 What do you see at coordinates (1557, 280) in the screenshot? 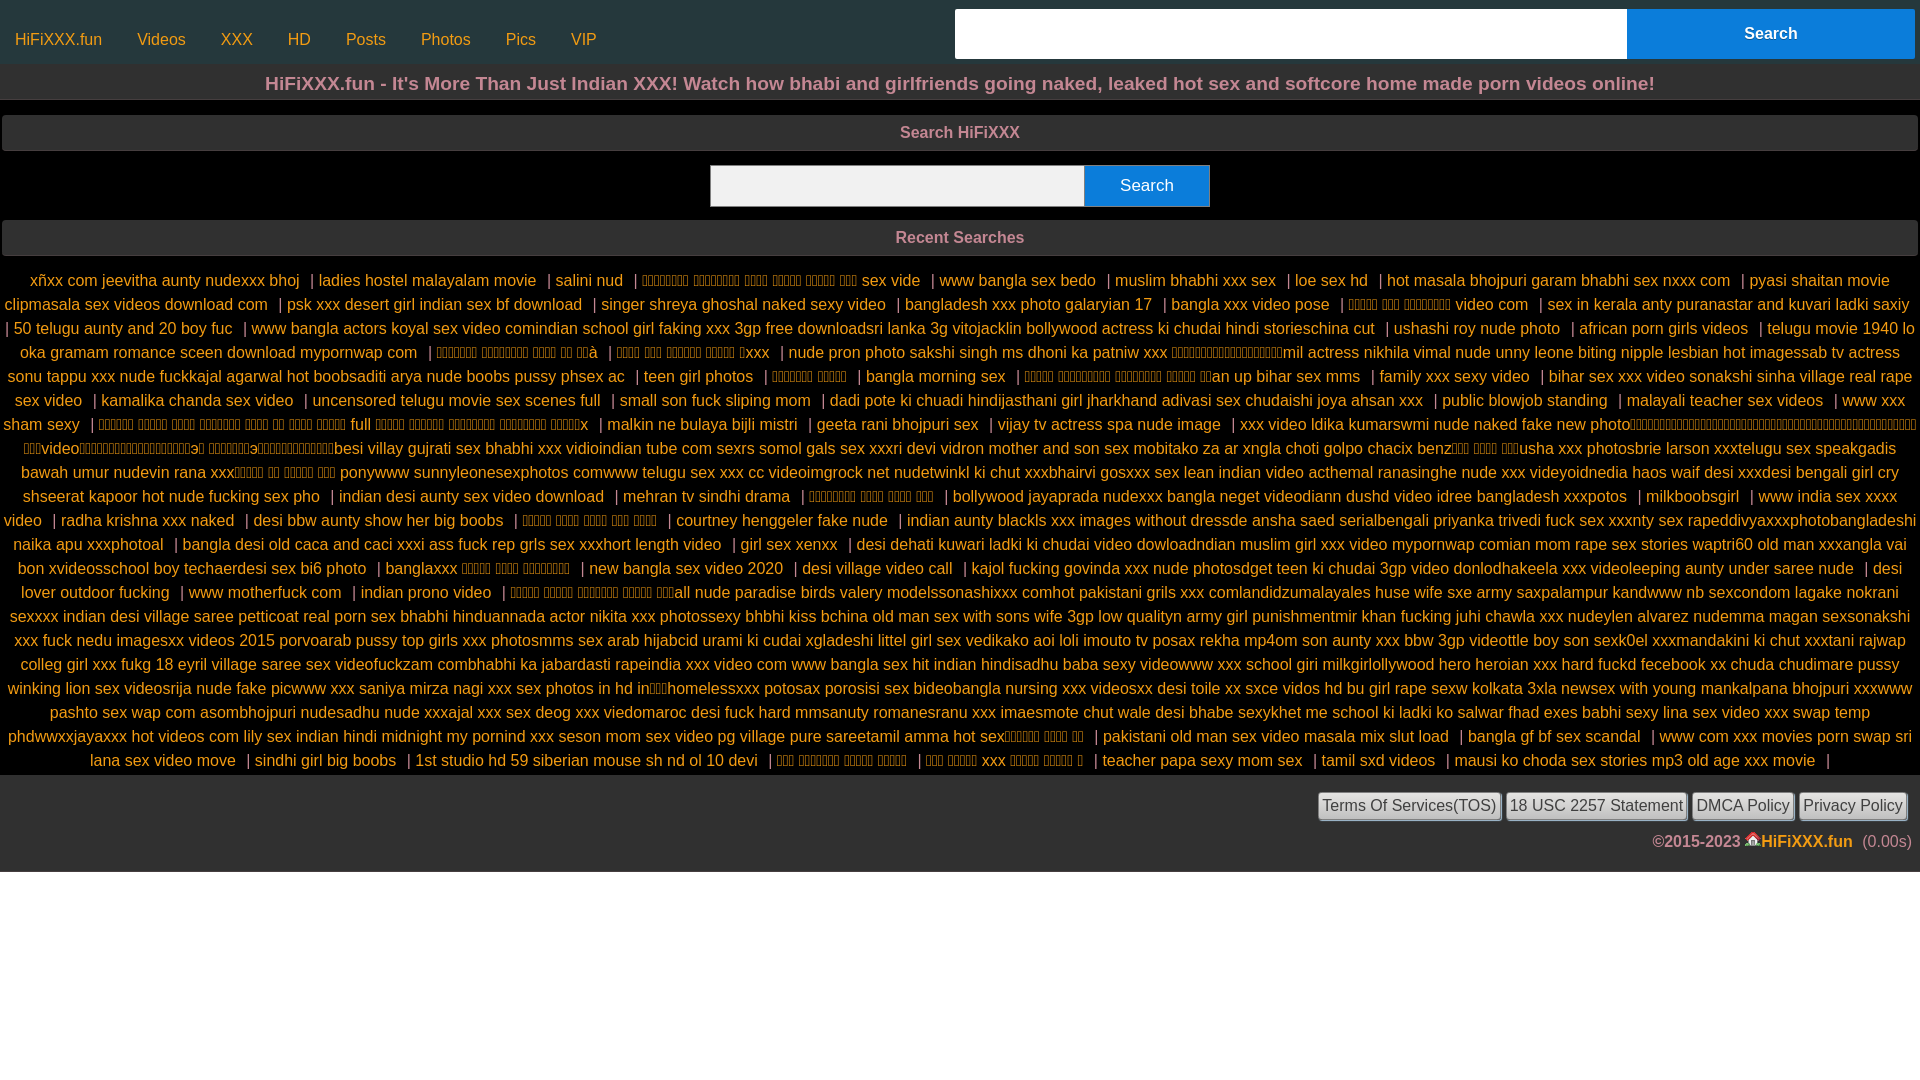
I see `'hot masala bhojpuri garam bhabhi sex nxxx com'` at bounding box center [1557, 280].